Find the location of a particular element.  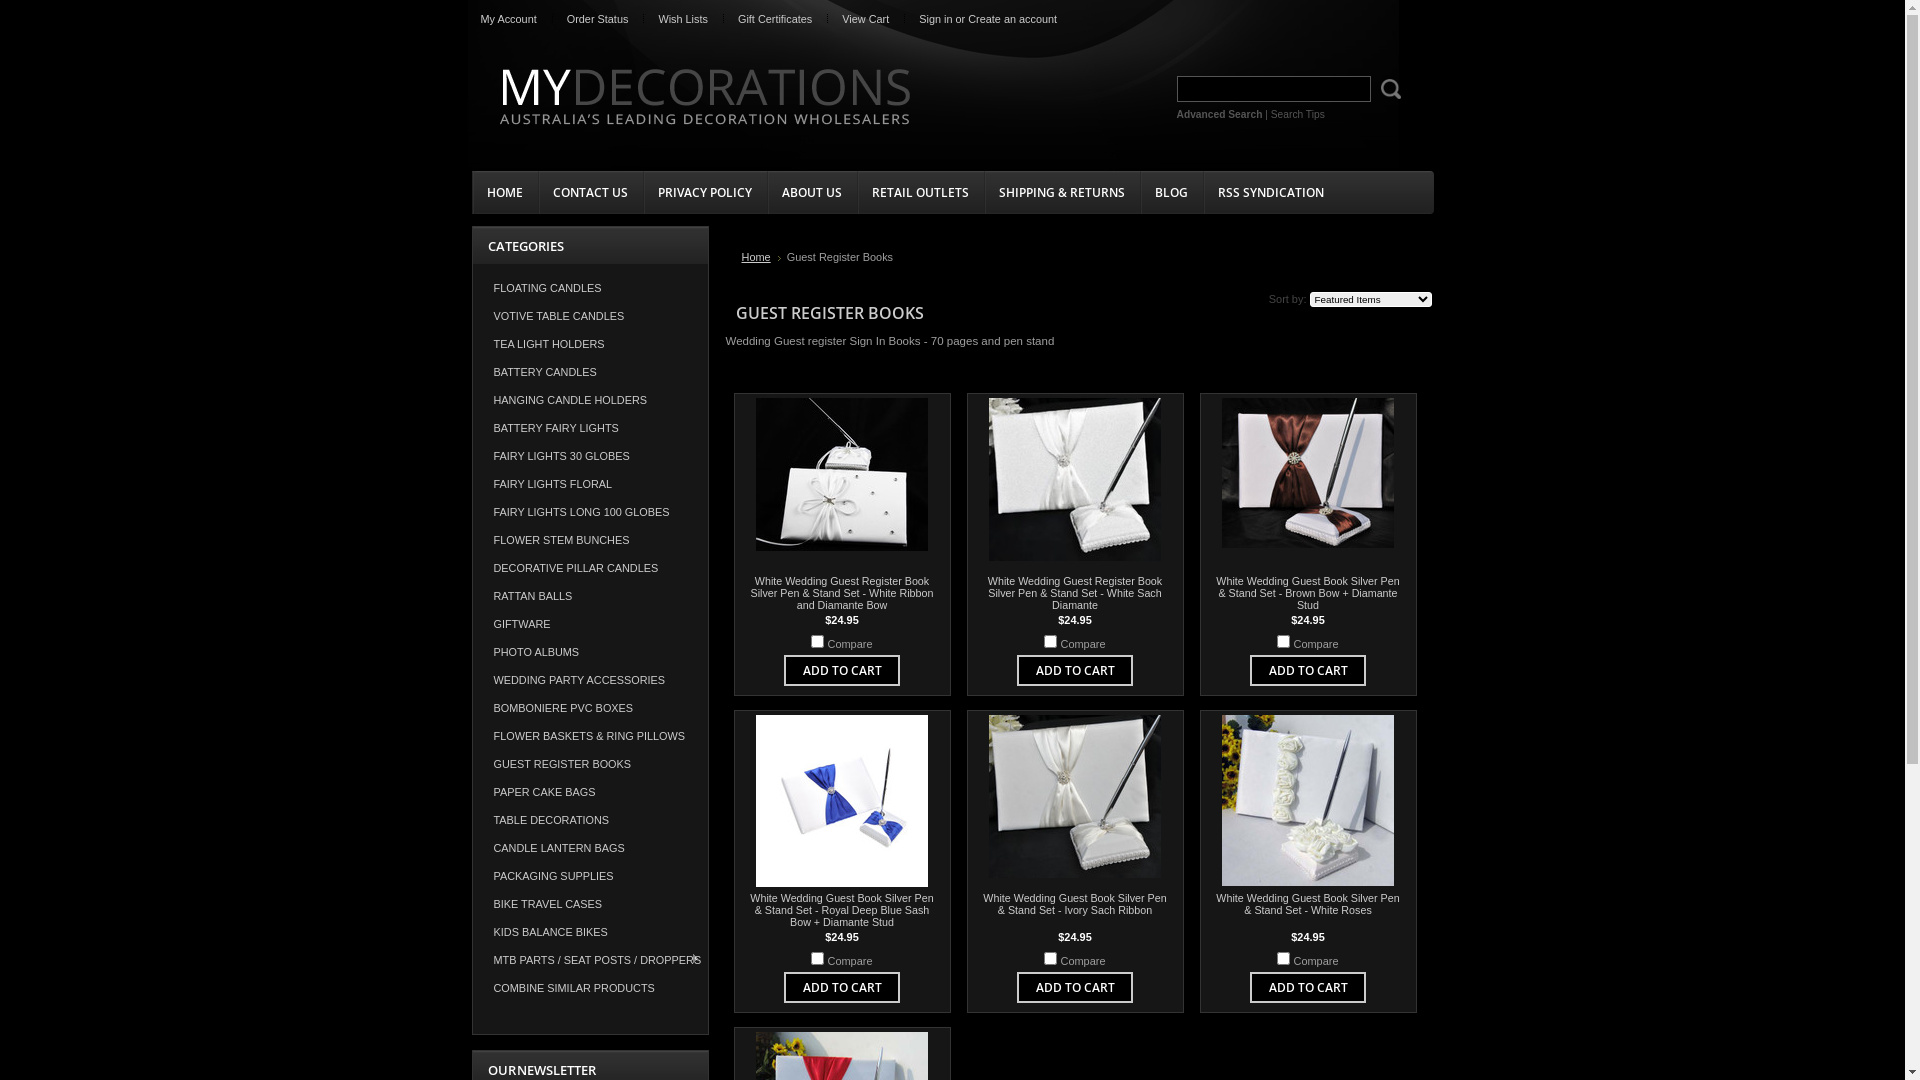

'View Cart' is located at coordinates (865, 19).